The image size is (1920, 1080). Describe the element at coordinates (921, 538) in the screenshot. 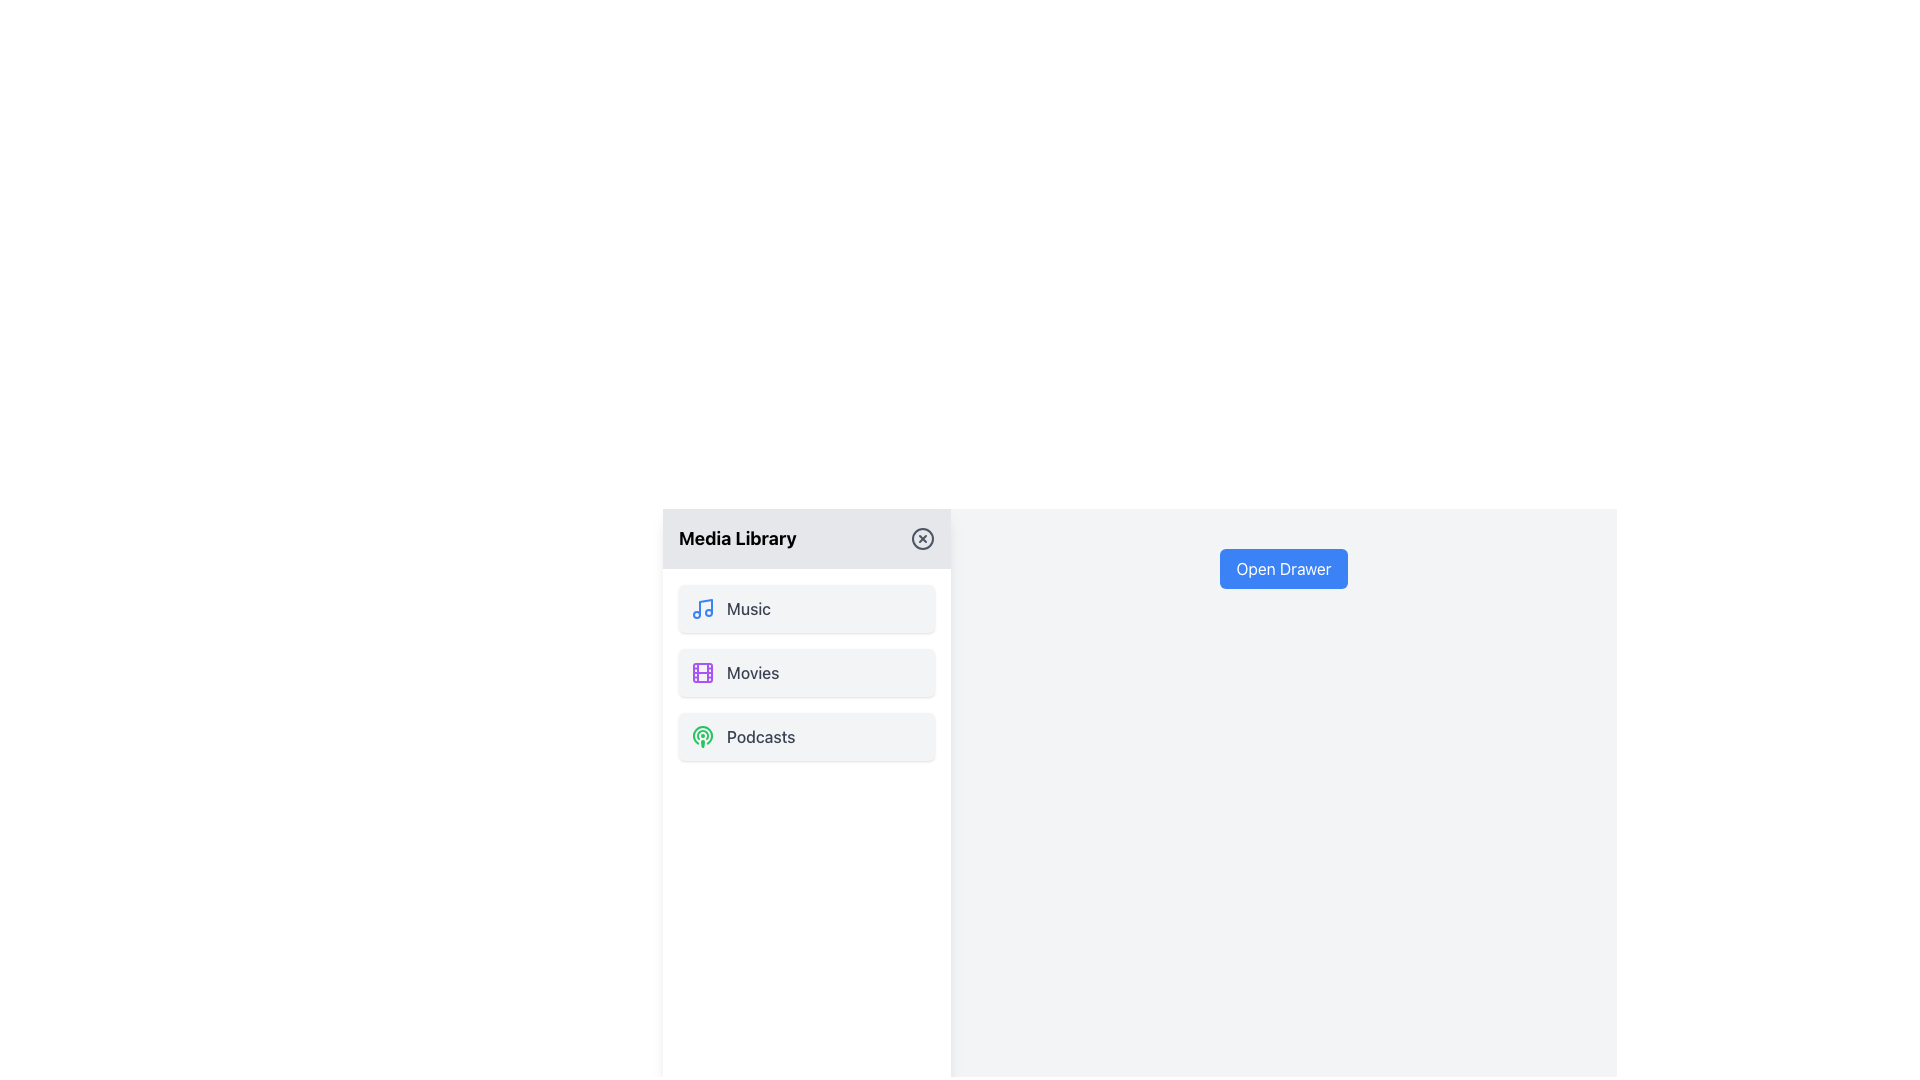

I see `the circular close or cancel button located at the top-right corner of the Media Library panel, which is visually distinct with a light background and darker border` at that location.